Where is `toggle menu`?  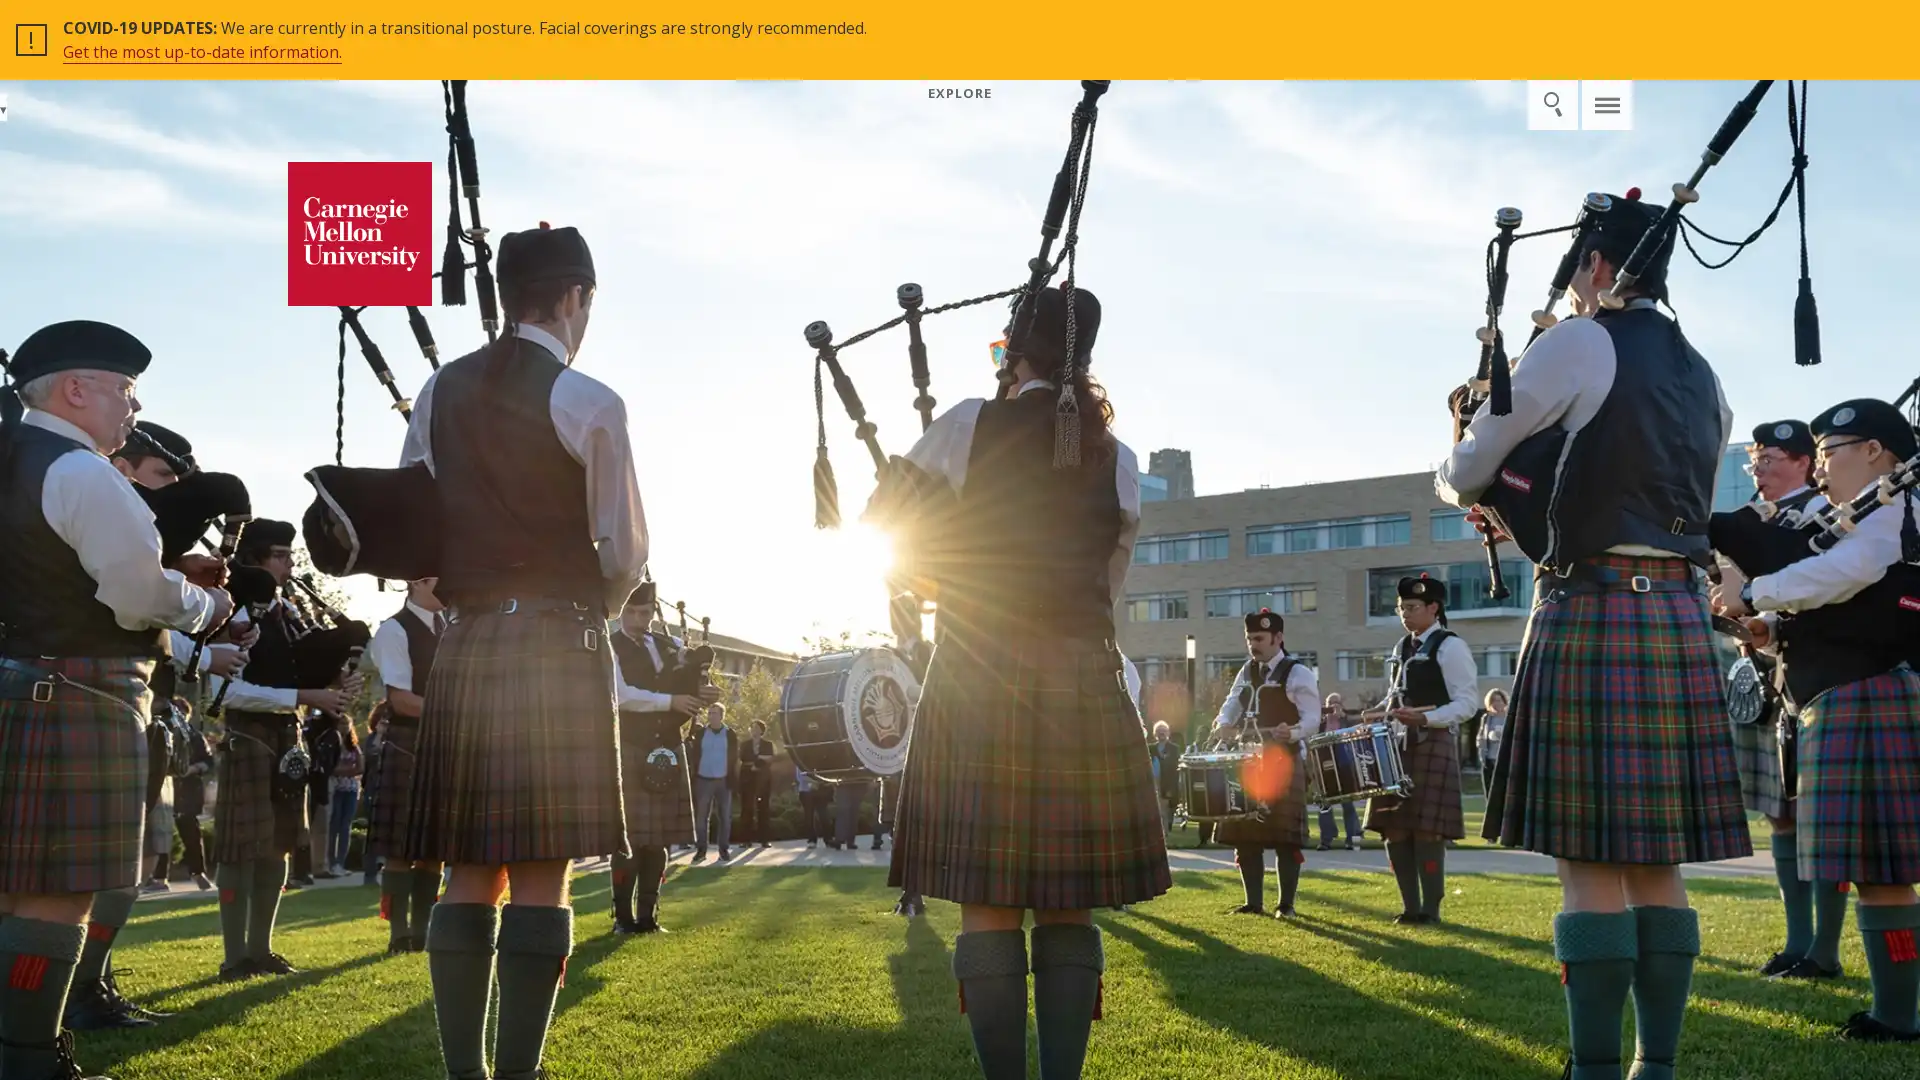
toggle menu is located at coordinates (1606, 26).